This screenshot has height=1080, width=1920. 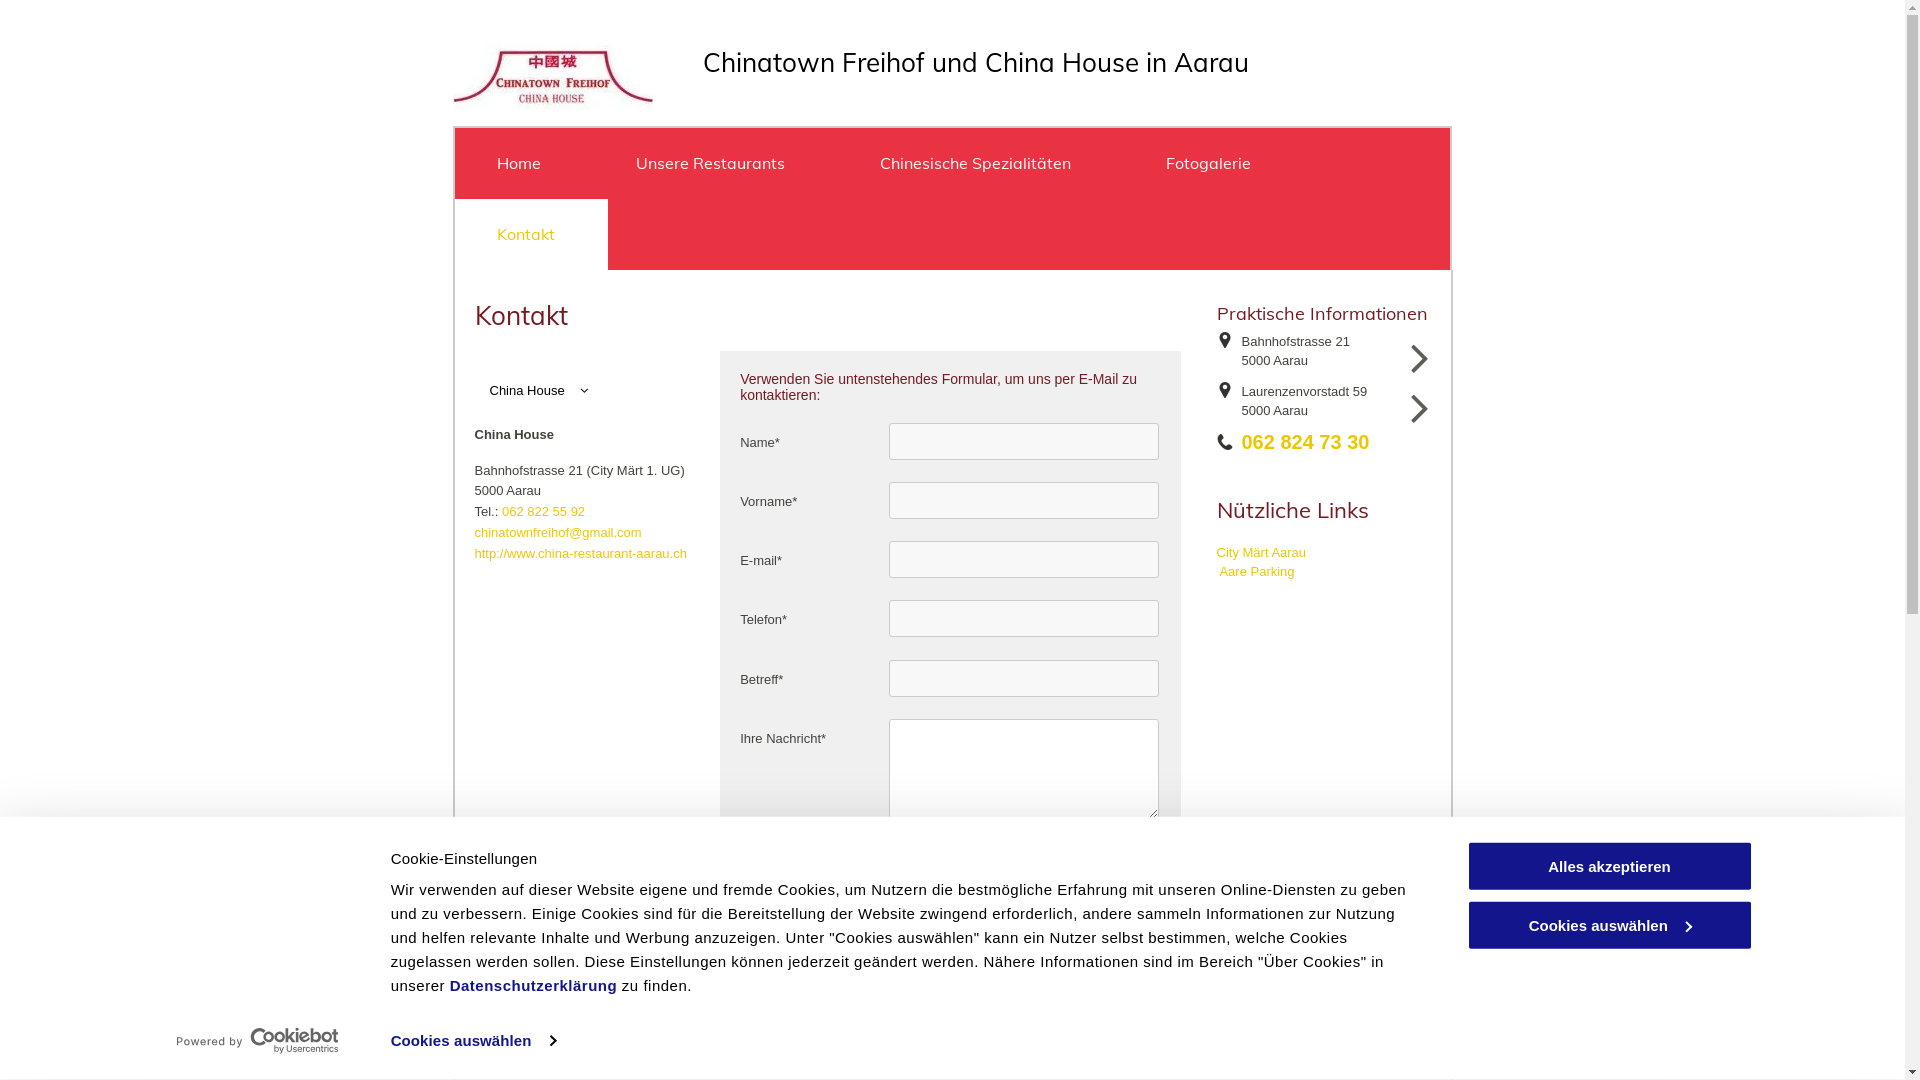 What do you see at coordinates (557, 531) in the screenshot?
I see `'chinatownfreihof@gmail.com'` at bounding box center [557, 531].